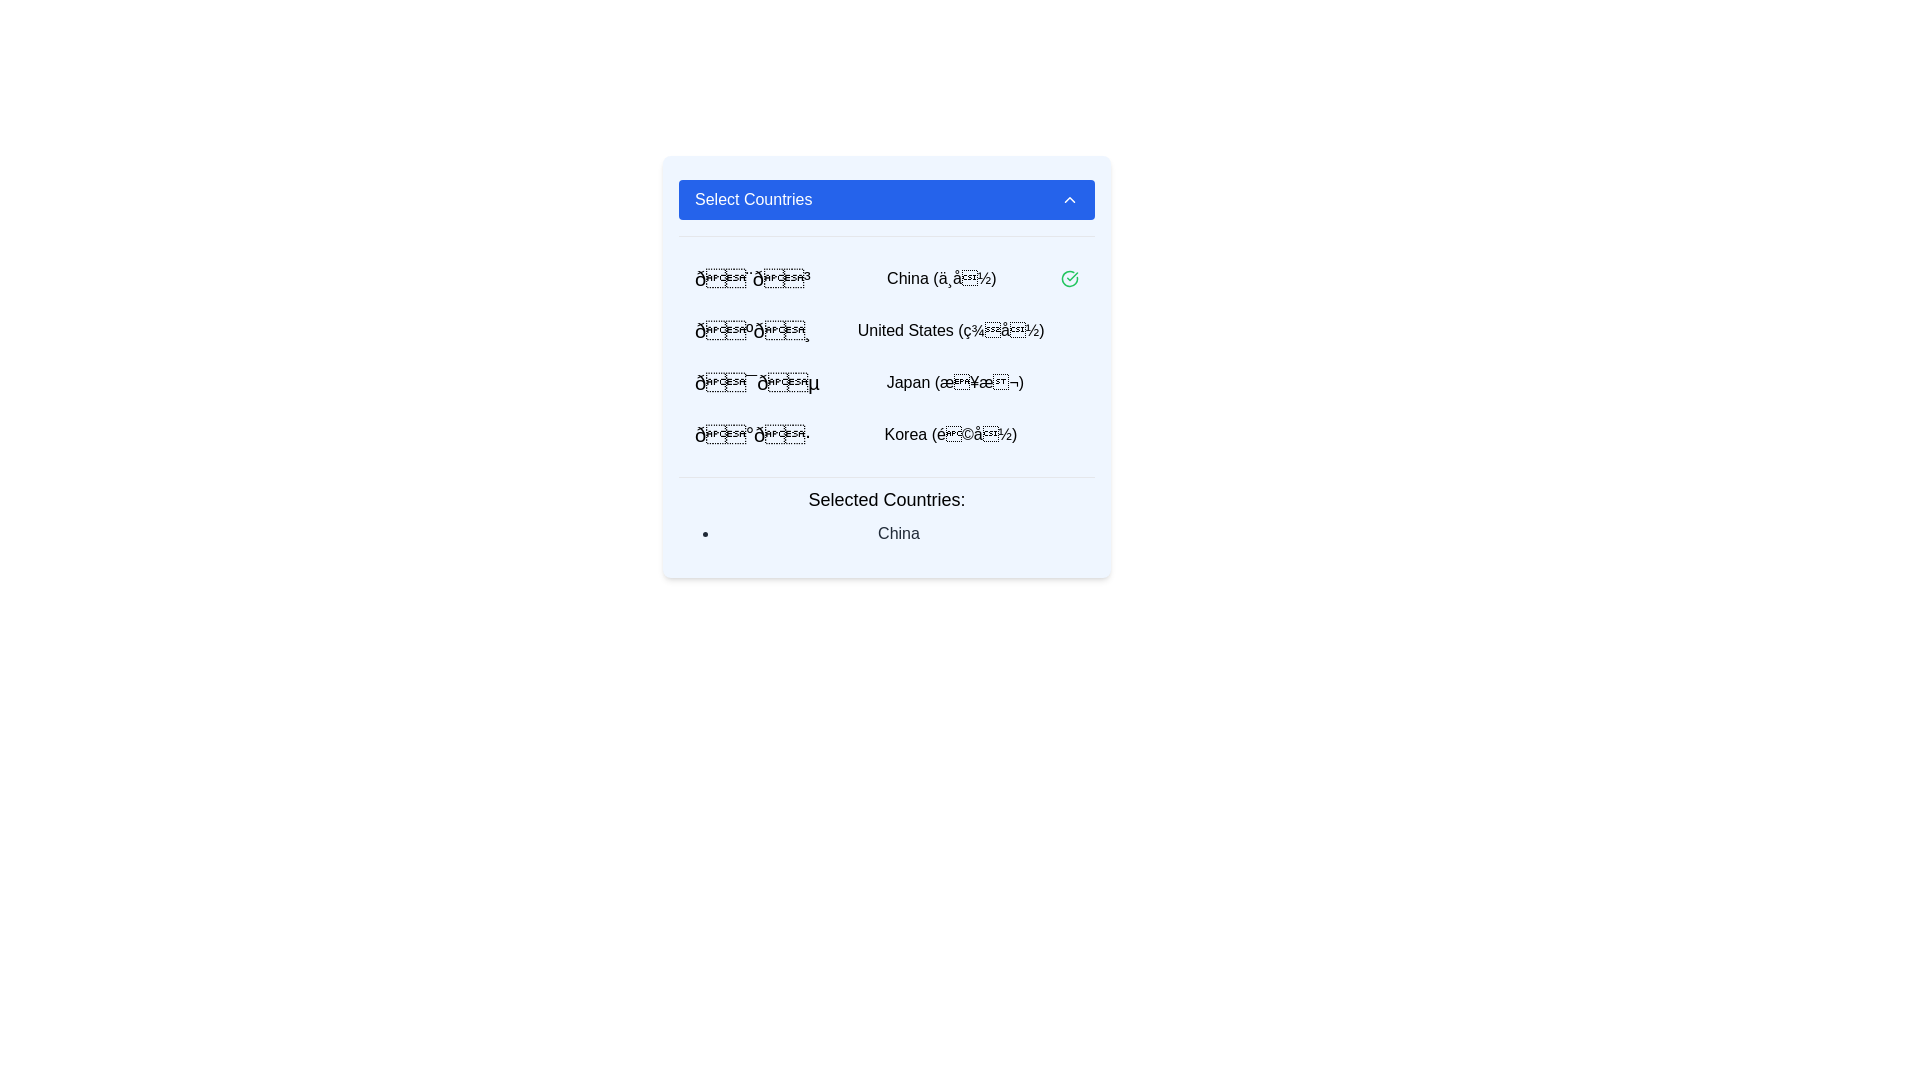 This screenshot has width=1920, height=1080. I want to click on the static text area displaying the flag emoji '🇯🇵' in the dropdown list for Japan (日本), located in the third row of selectable countries, so click(756, 382).